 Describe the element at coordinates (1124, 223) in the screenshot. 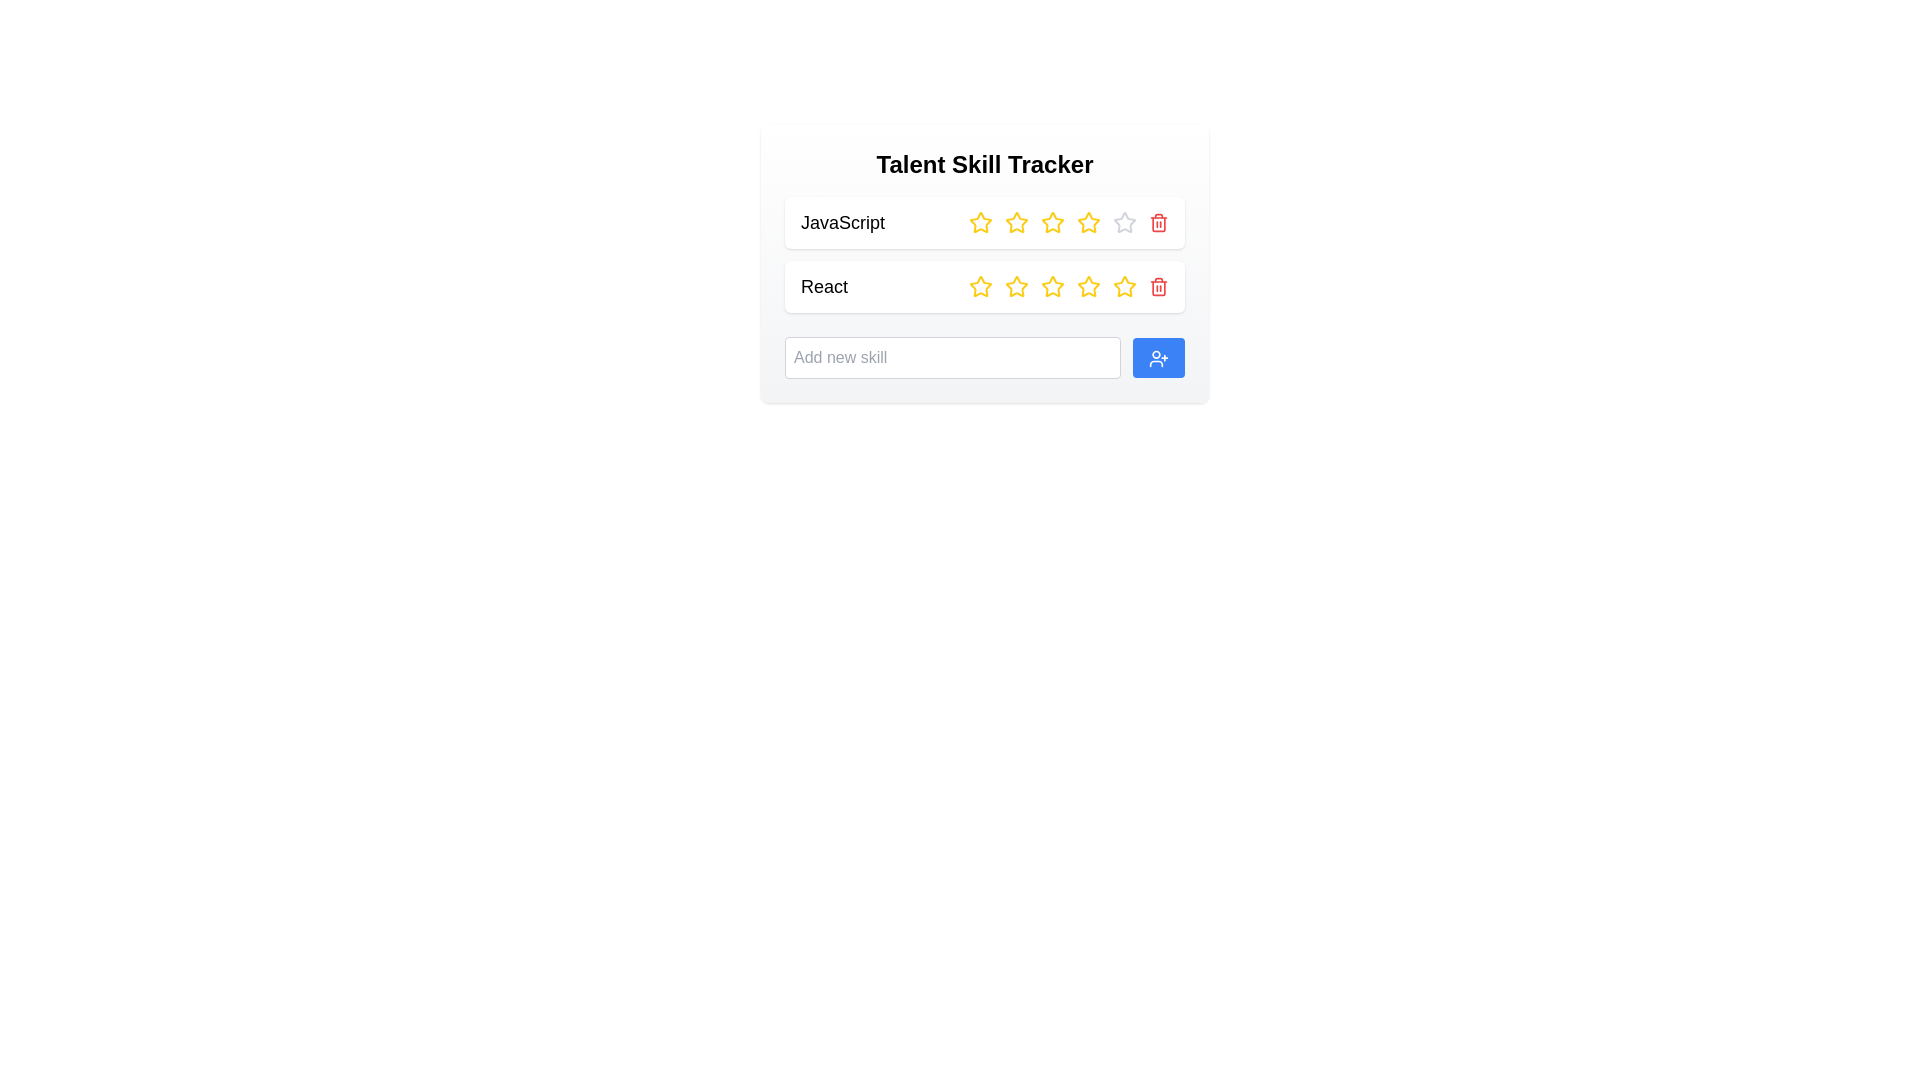

I see `the gray star icon` at that location.